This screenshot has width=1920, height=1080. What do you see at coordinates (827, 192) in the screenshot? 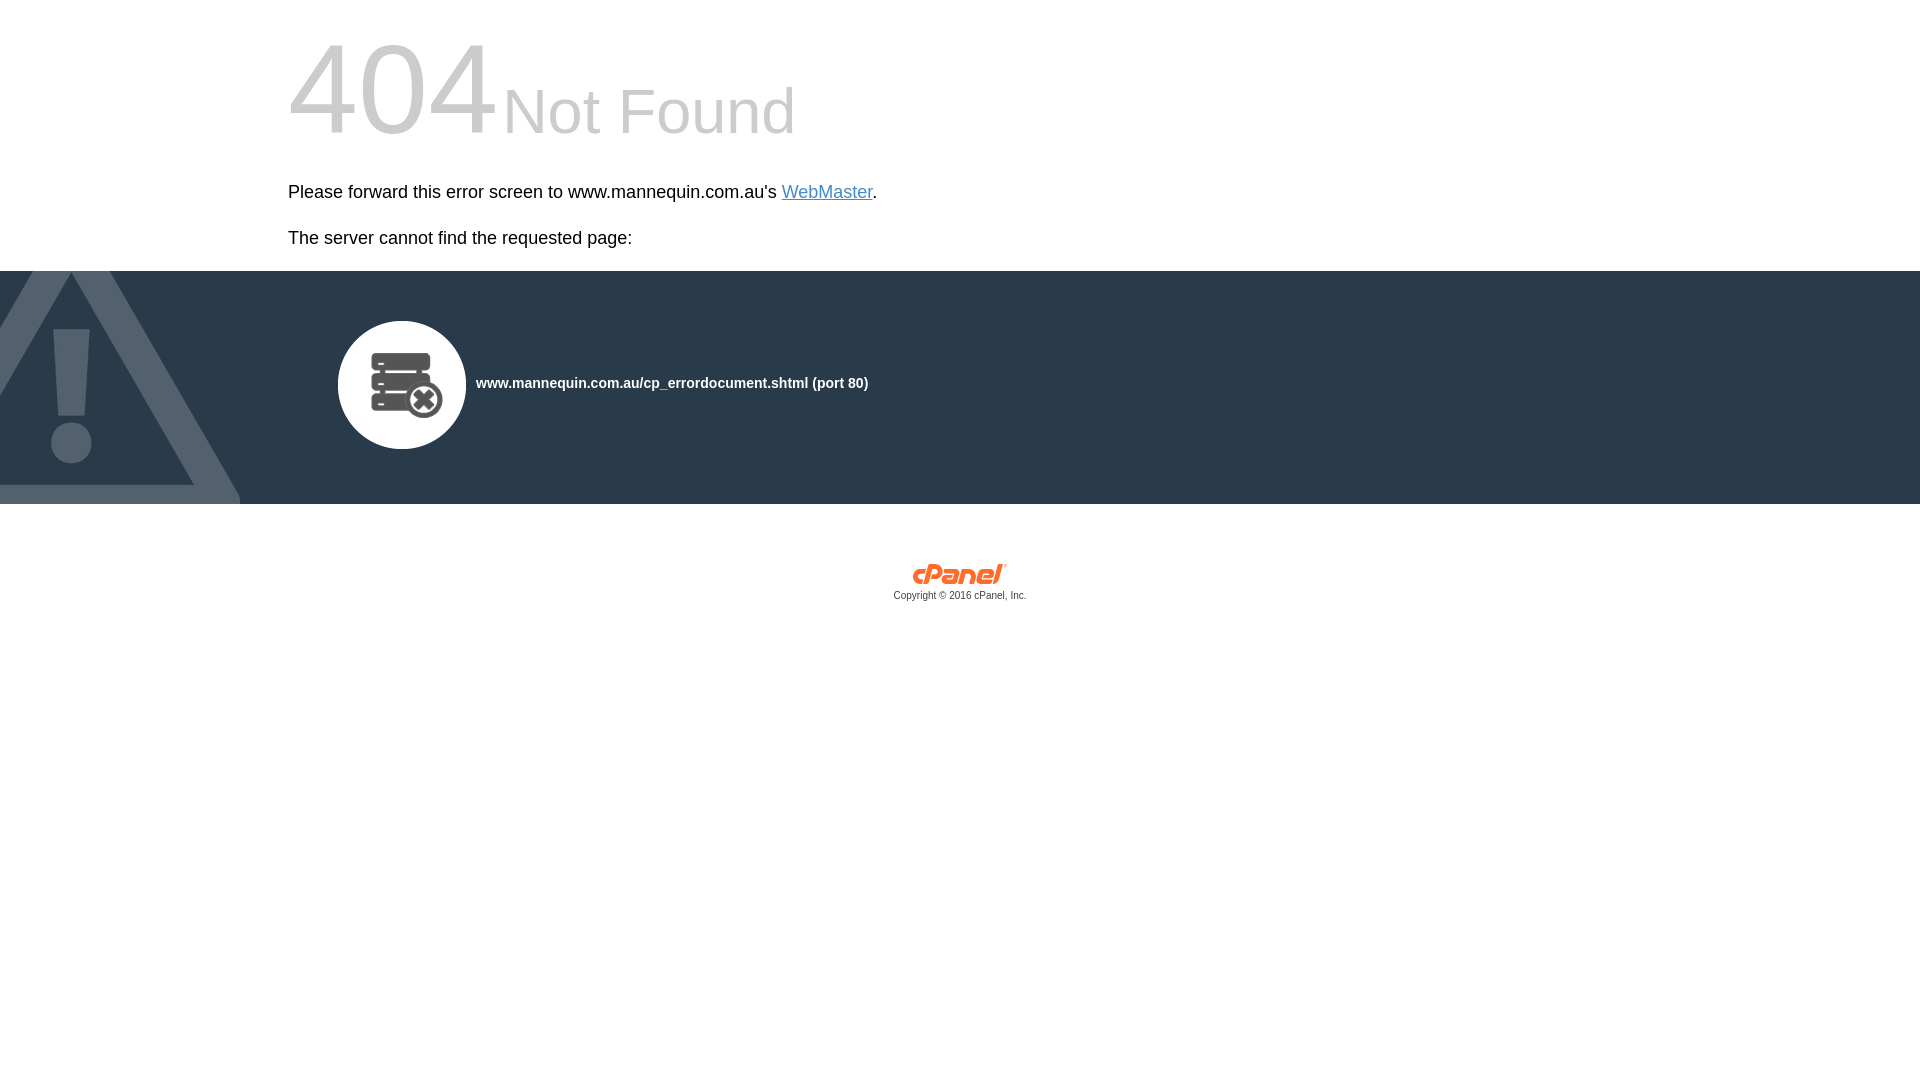
I see `'WebMaster'` at bounding box center [827, 192].